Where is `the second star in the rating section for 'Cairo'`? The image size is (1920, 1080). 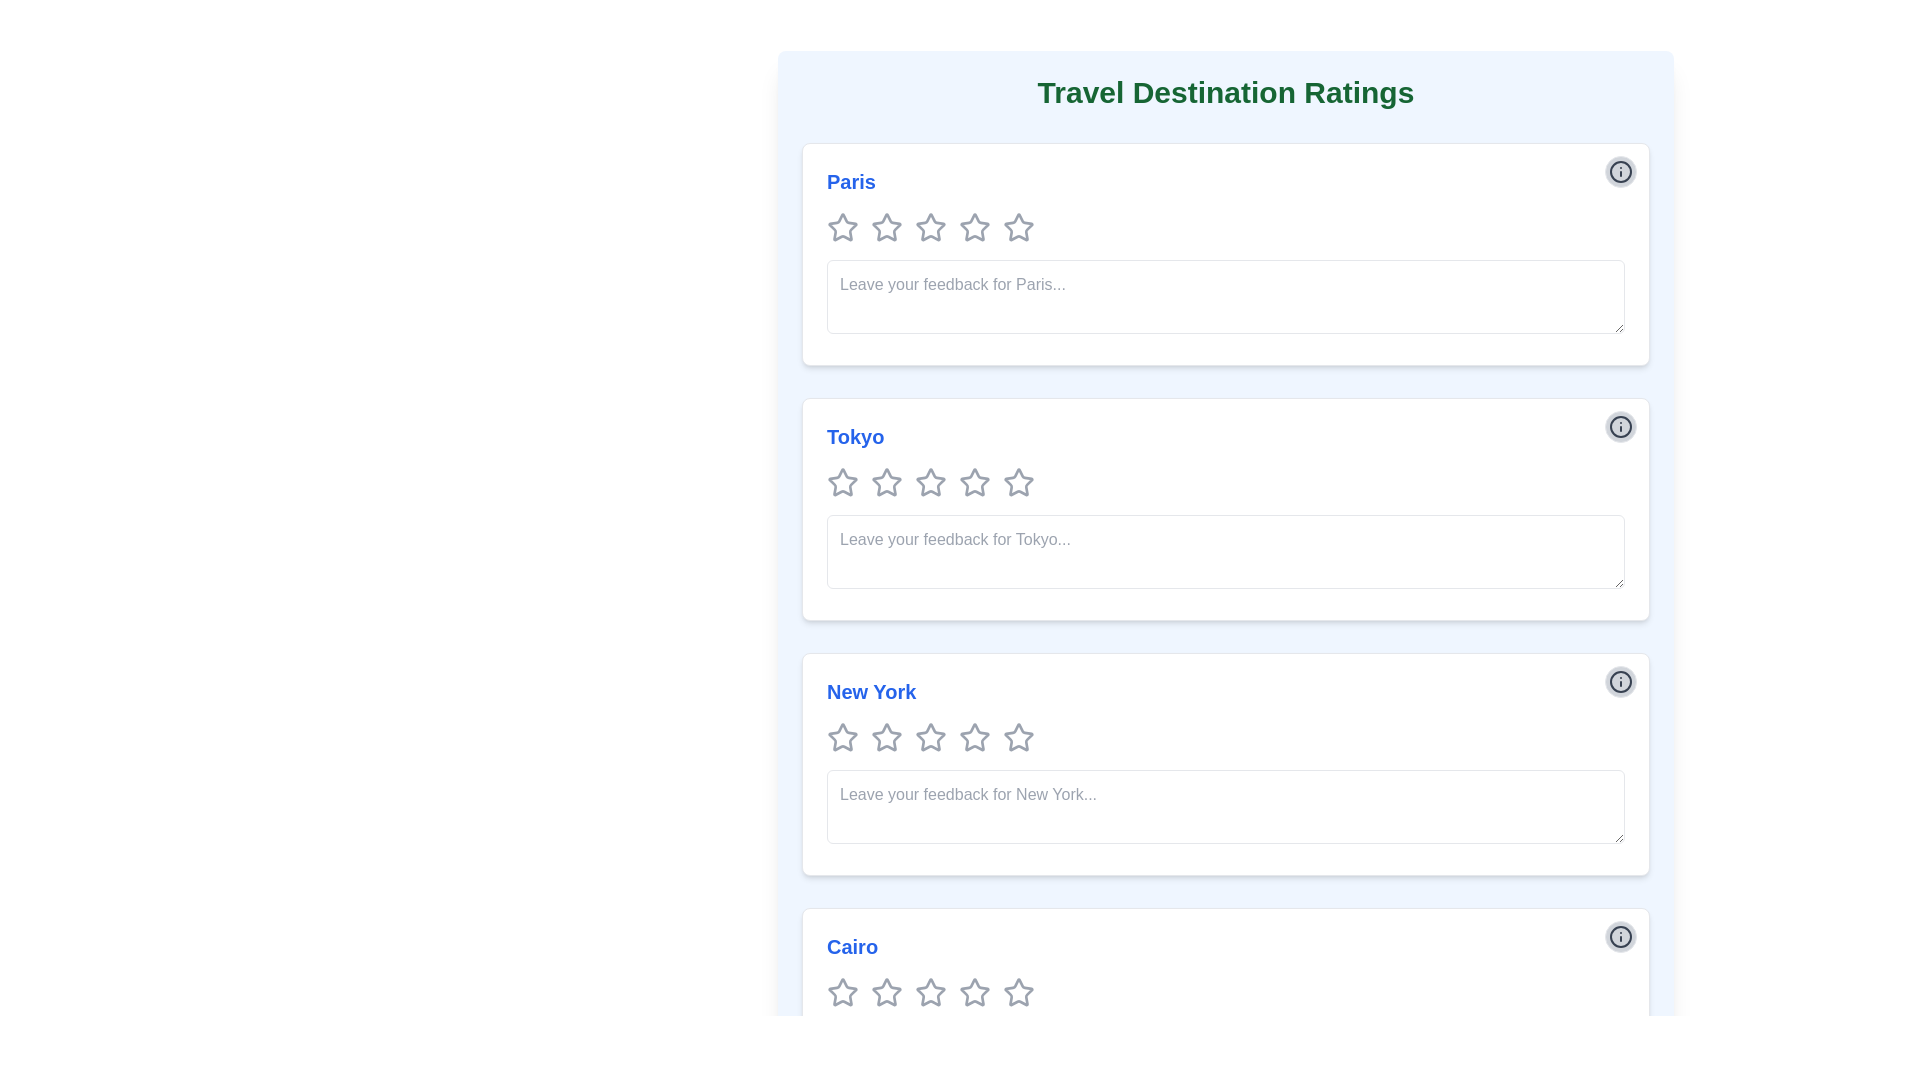 the second star in the rating section for 'Cairo' is located at coordinates (974, 992).